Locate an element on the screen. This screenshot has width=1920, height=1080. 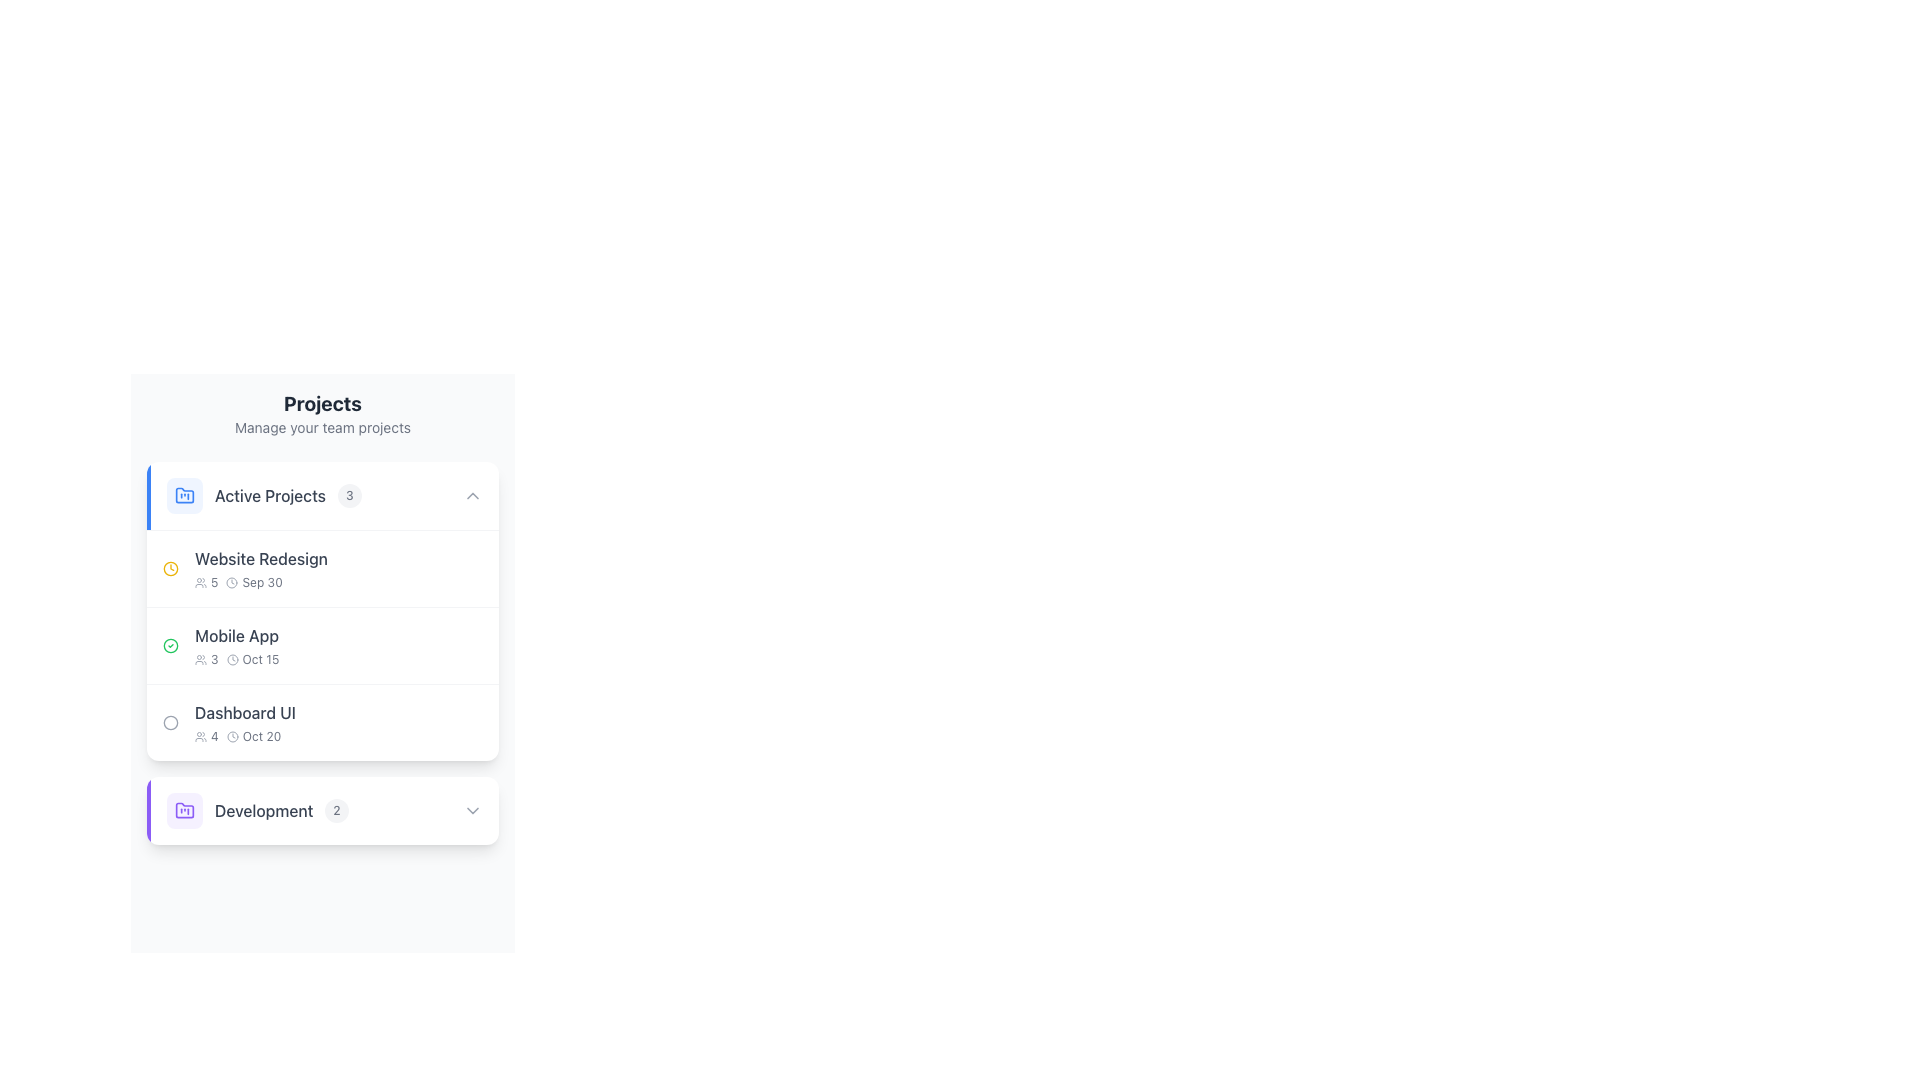
the 'Development' project card is located at coordinates (322, 810).